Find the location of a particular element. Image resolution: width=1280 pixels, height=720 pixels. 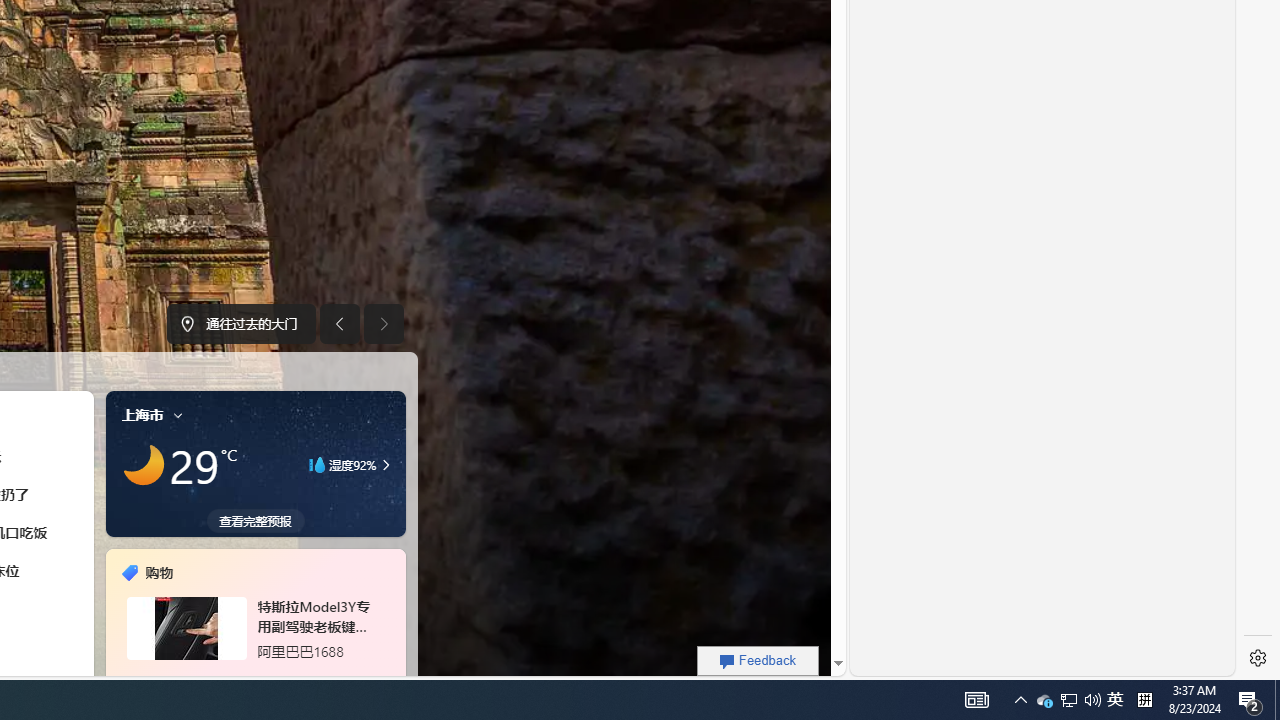

'Previous image' is located at coordinates (339, 323).